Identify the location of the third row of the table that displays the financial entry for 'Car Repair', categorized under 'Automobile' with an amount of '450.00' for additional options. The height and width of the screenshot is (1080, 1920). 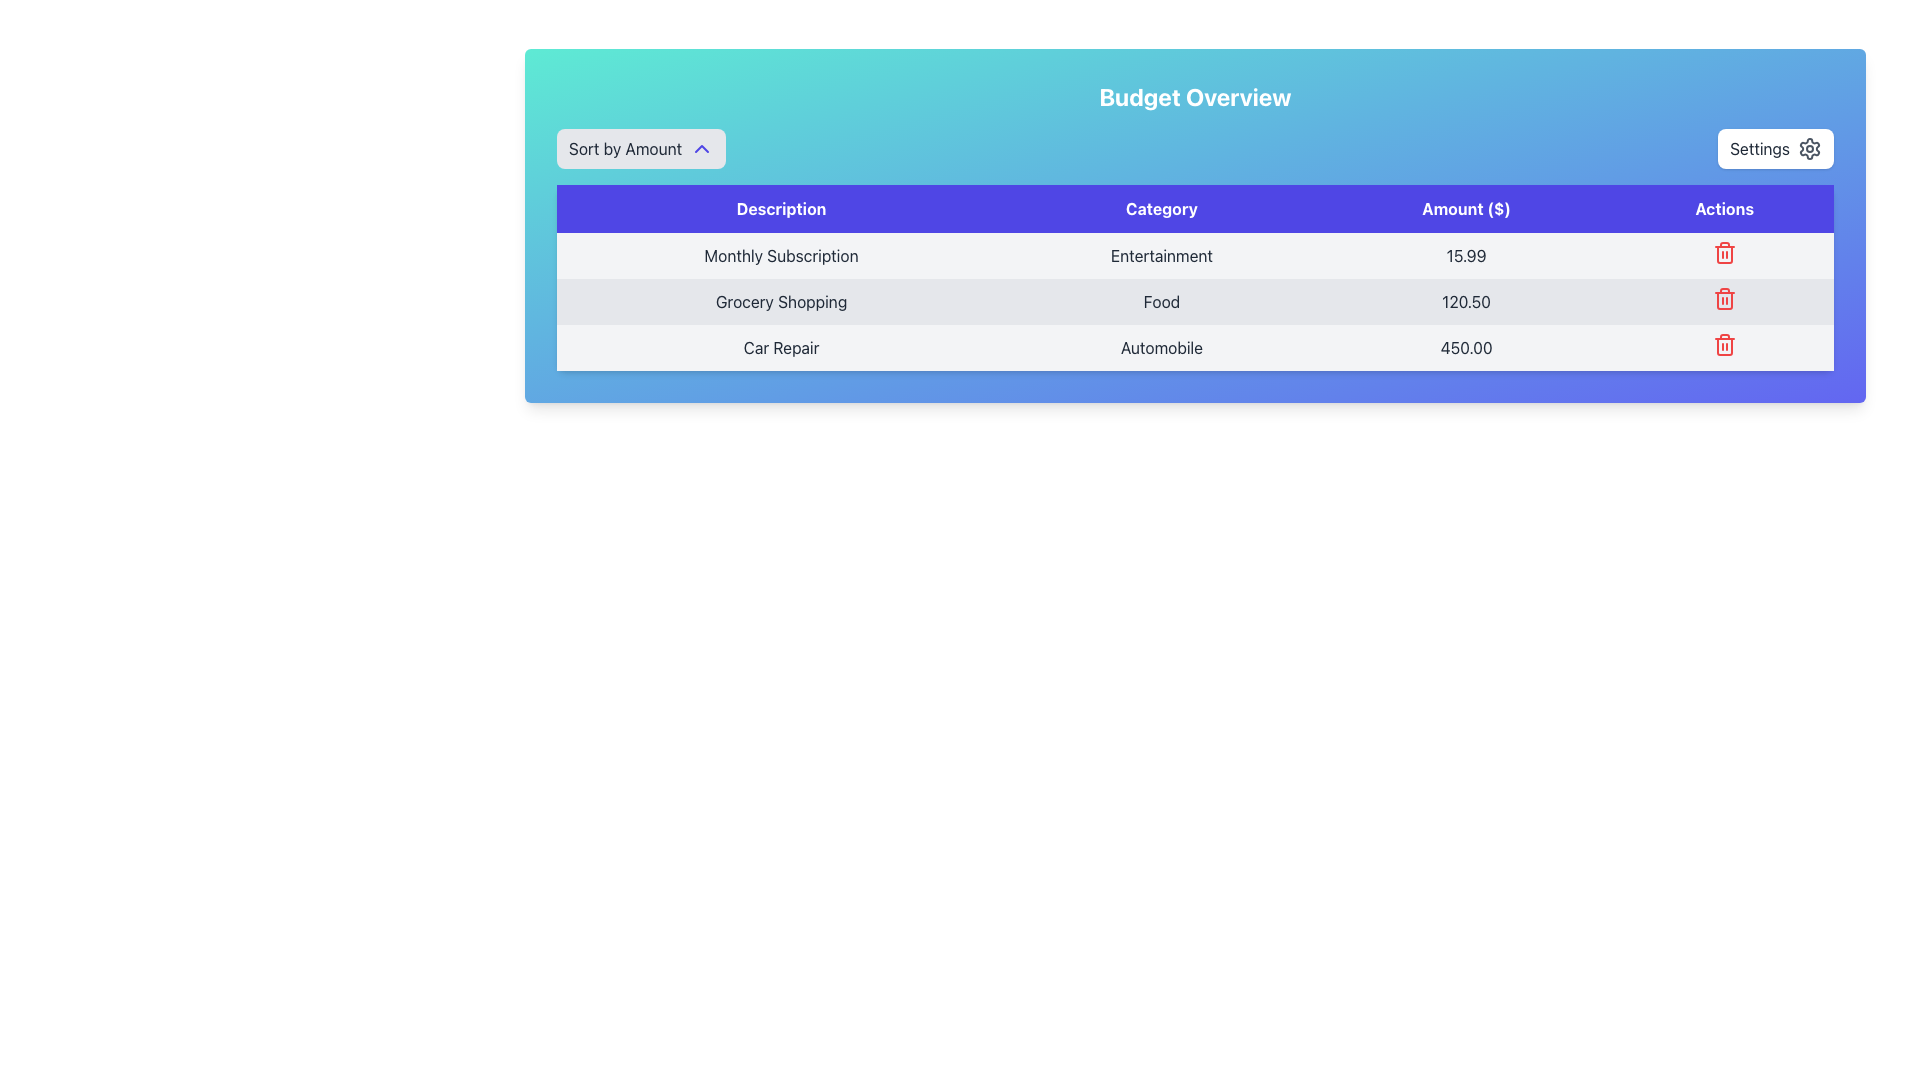
(1195, 346).